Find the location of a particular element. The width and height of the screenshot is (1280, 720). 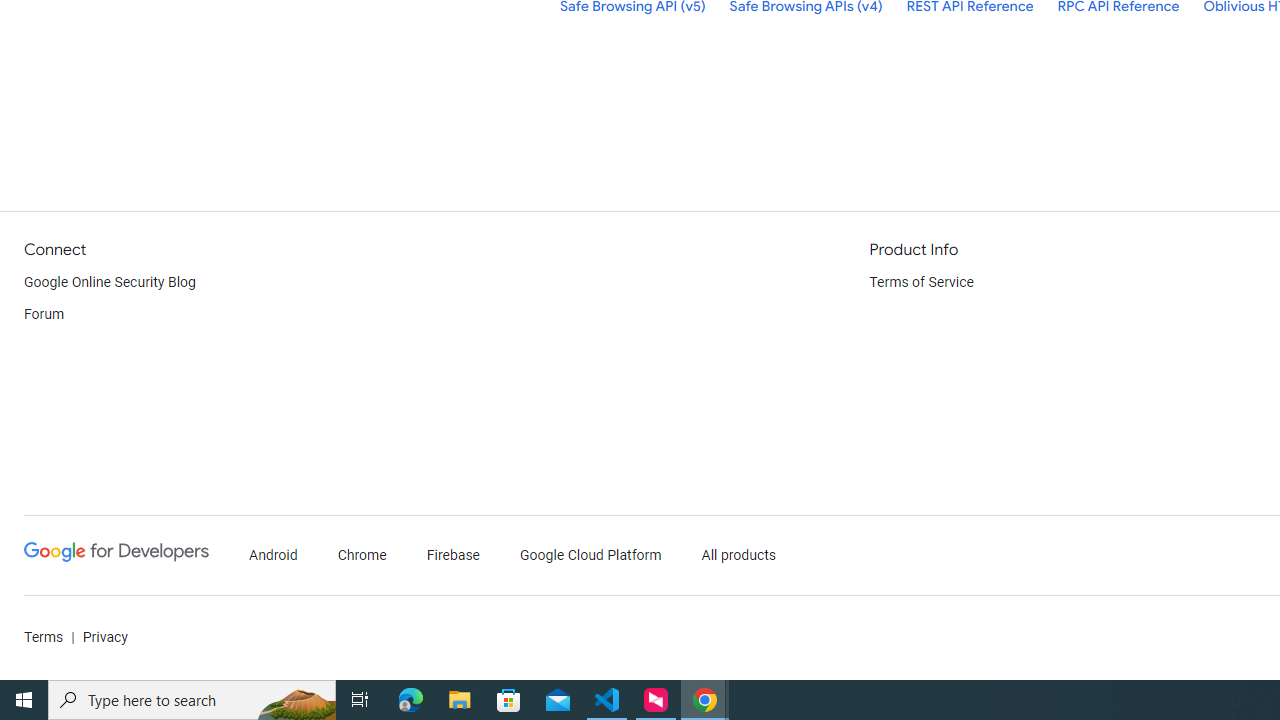

'Terms of Service' is located at coordinates (920, 282).